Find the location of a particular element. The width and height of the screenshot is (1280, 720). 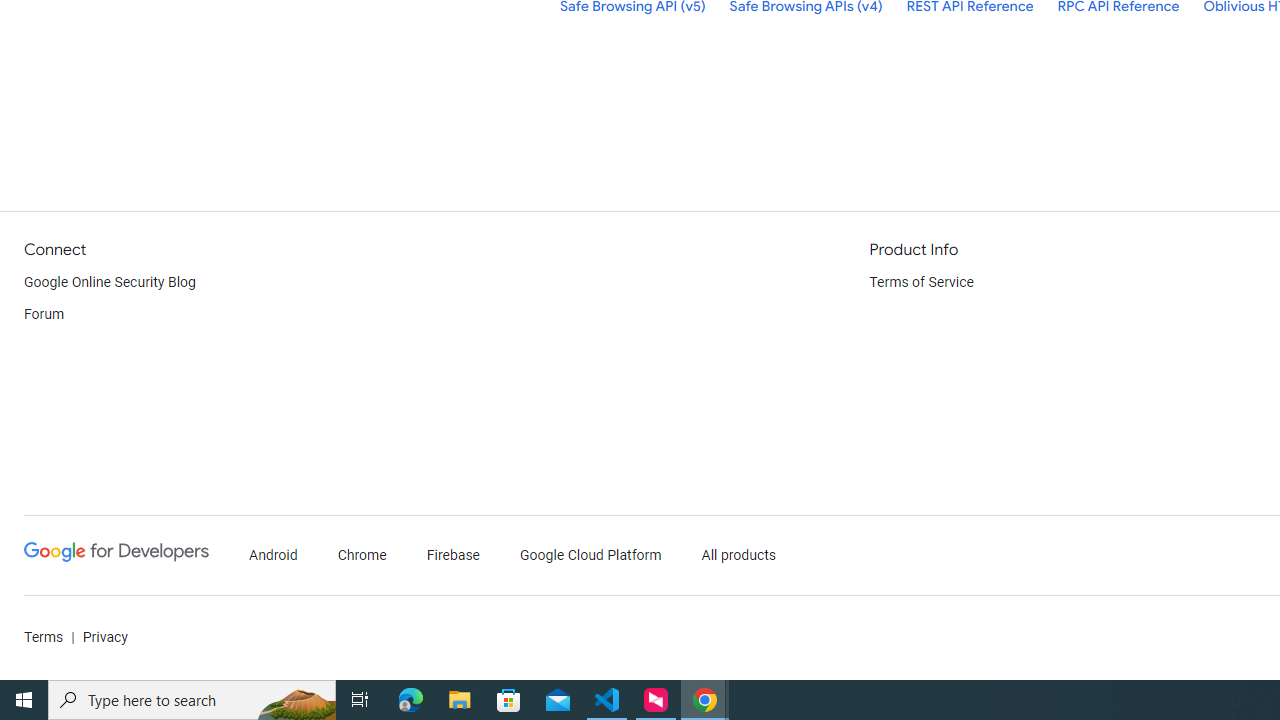

'Terms of Service' is located at coordinates (920, 282).